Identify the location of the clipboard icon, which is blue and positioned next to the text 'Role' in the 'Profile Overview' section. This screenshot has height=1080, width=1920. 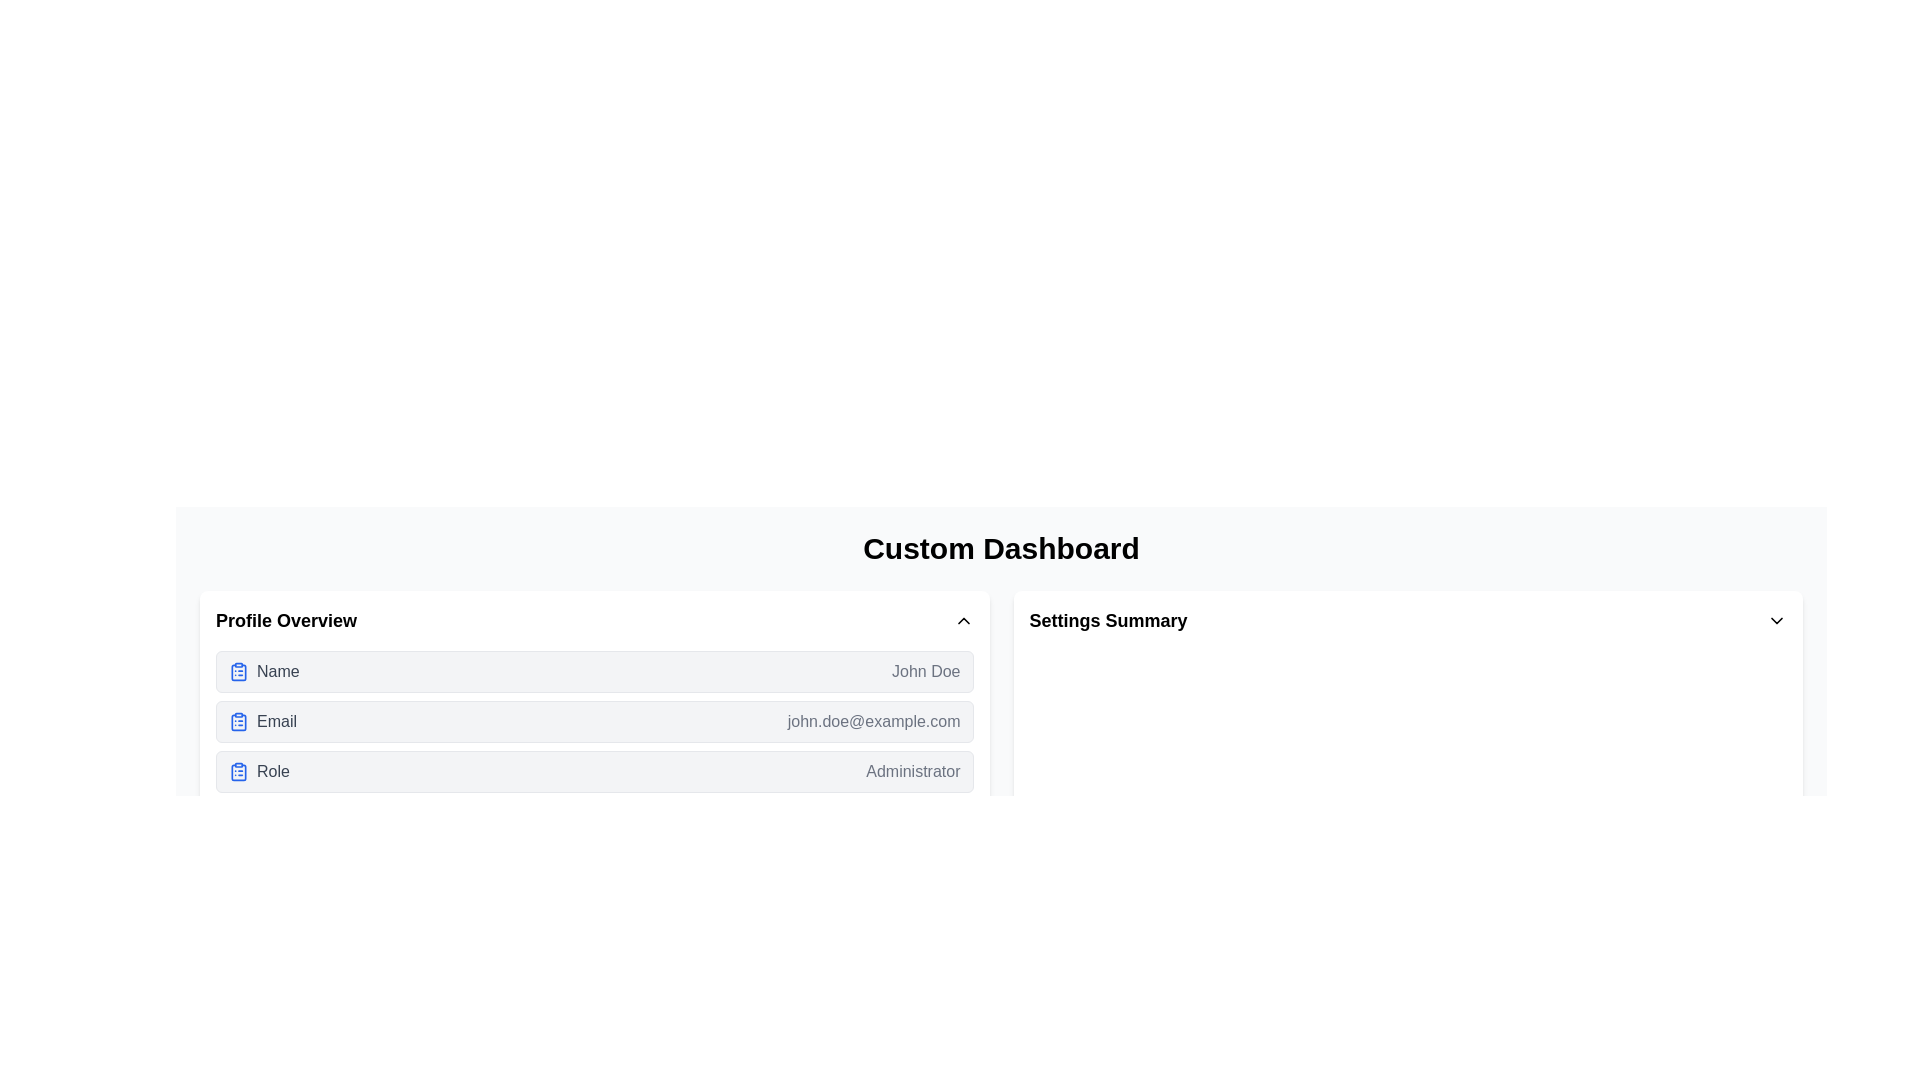
(239, 770).